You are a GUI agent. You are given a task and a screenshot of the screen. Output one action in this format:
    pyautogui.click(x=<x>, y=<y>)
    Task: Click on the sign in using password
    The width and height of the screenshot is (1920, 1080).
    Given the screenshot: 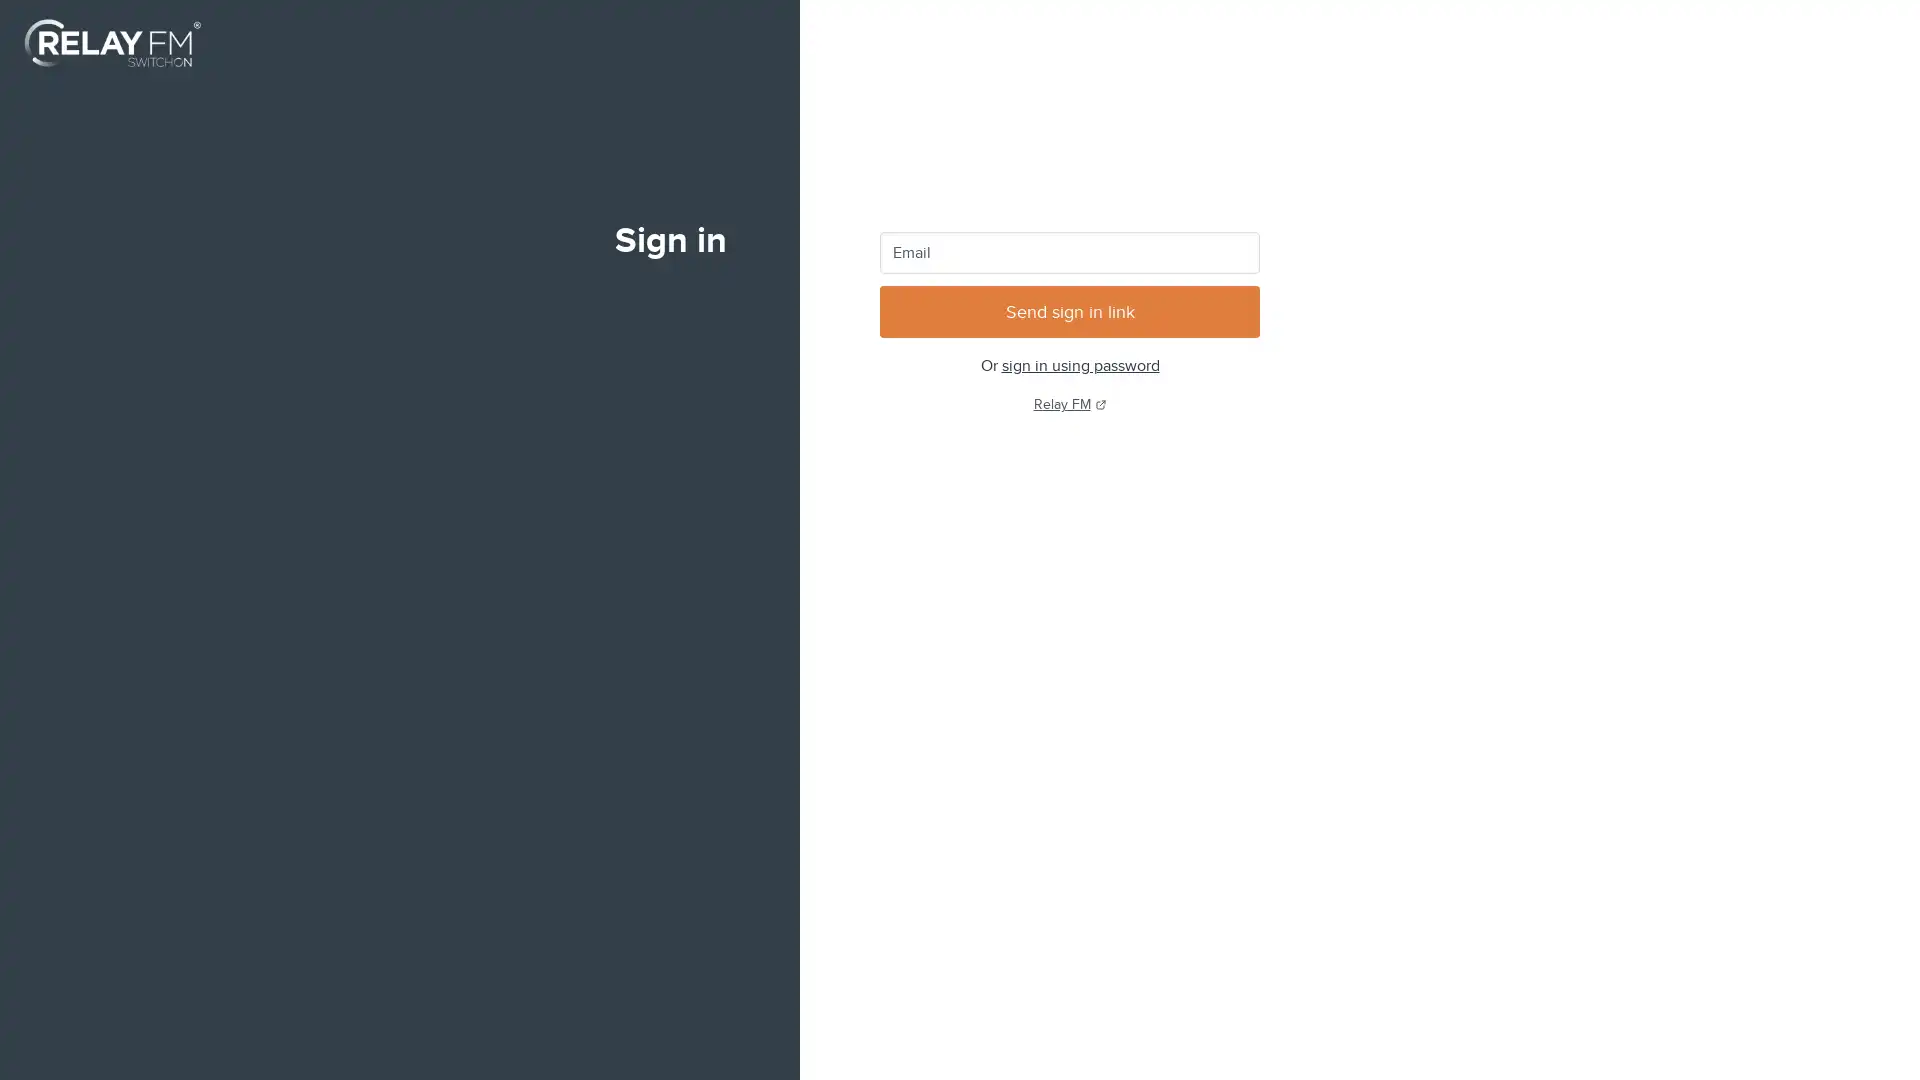 What is the action you would take?
    pyautogui.click(x=1079, y=366)
    